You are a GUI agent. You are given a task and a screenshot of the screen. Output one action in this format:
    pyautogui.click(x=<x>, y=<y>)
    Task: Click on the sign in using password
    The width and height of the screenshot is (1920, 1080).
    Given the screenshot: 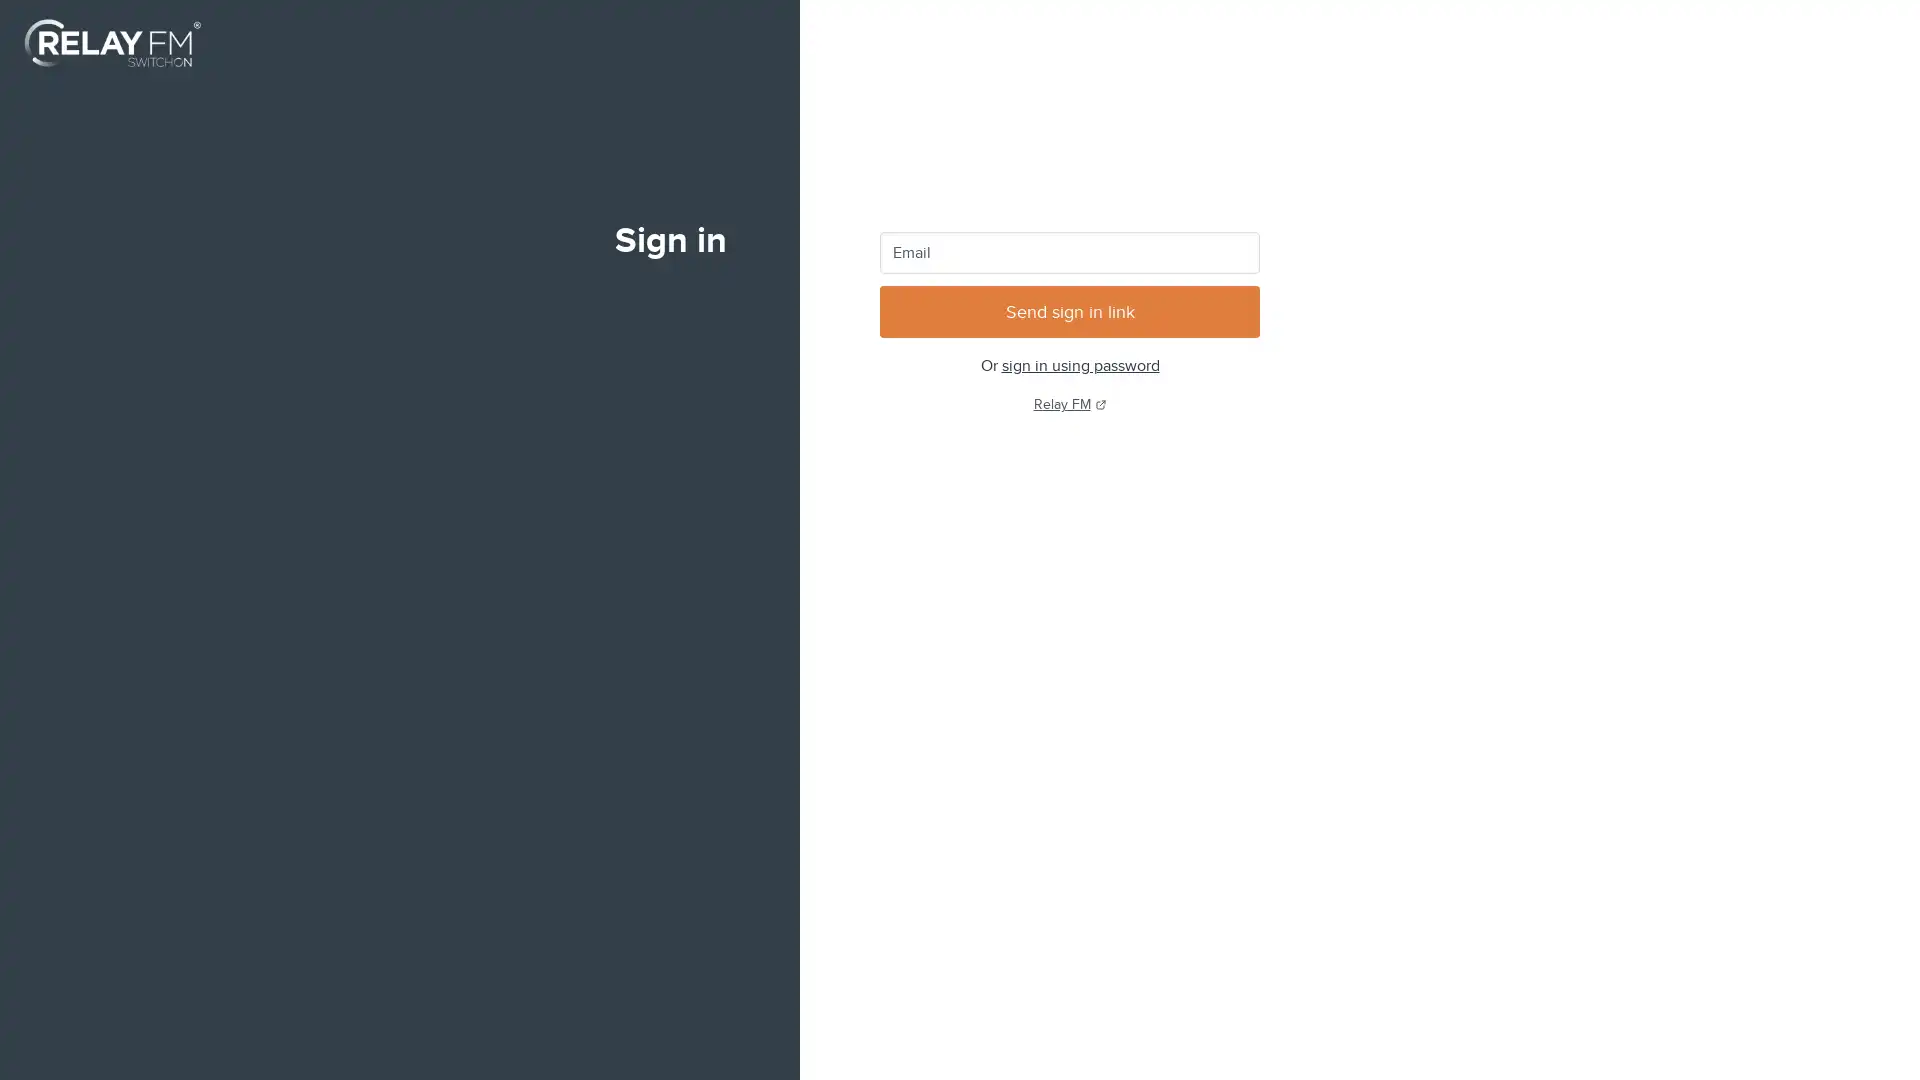 What is the action you would take?
    pyautogui.click(x=1079, y=366)
    